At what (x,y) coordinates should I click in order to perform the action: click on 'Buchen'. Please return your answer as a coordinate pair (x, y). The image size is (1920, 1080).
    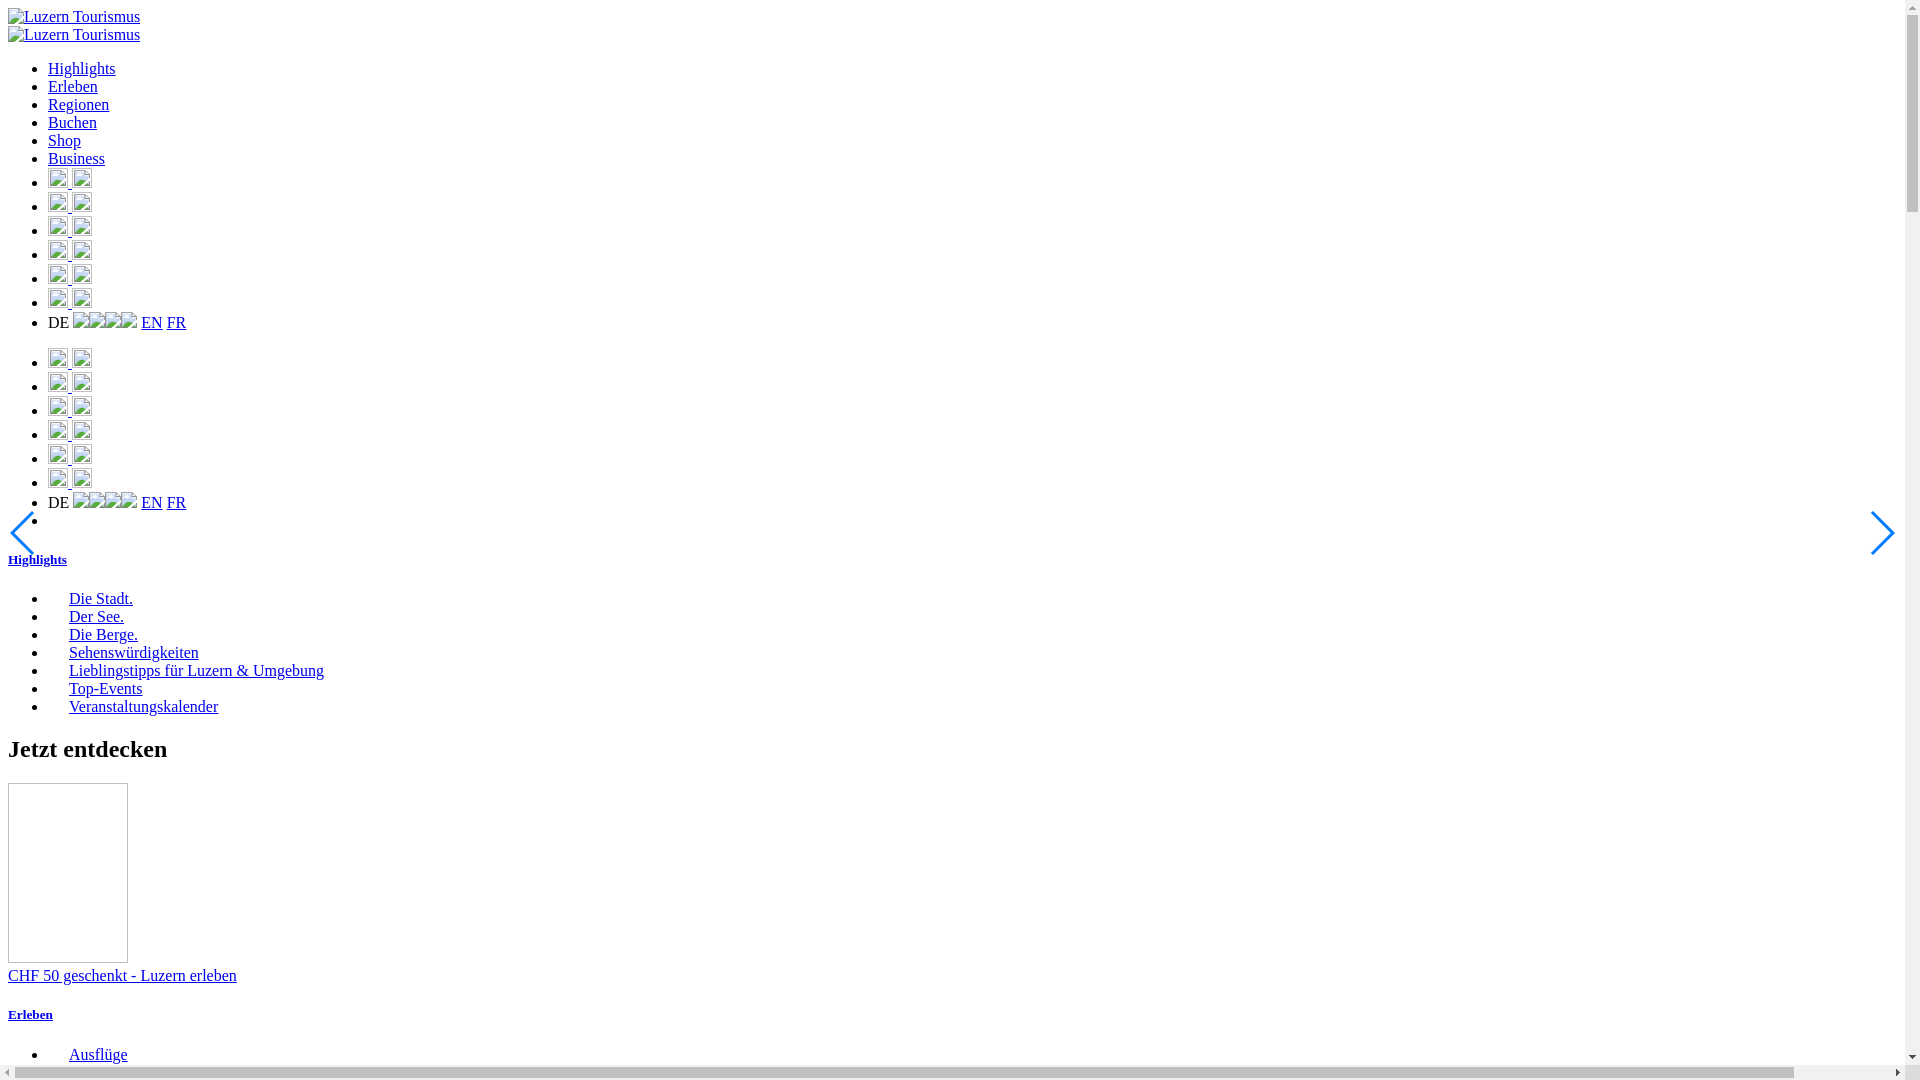
    Looking at the image, I should click on (72, 122).